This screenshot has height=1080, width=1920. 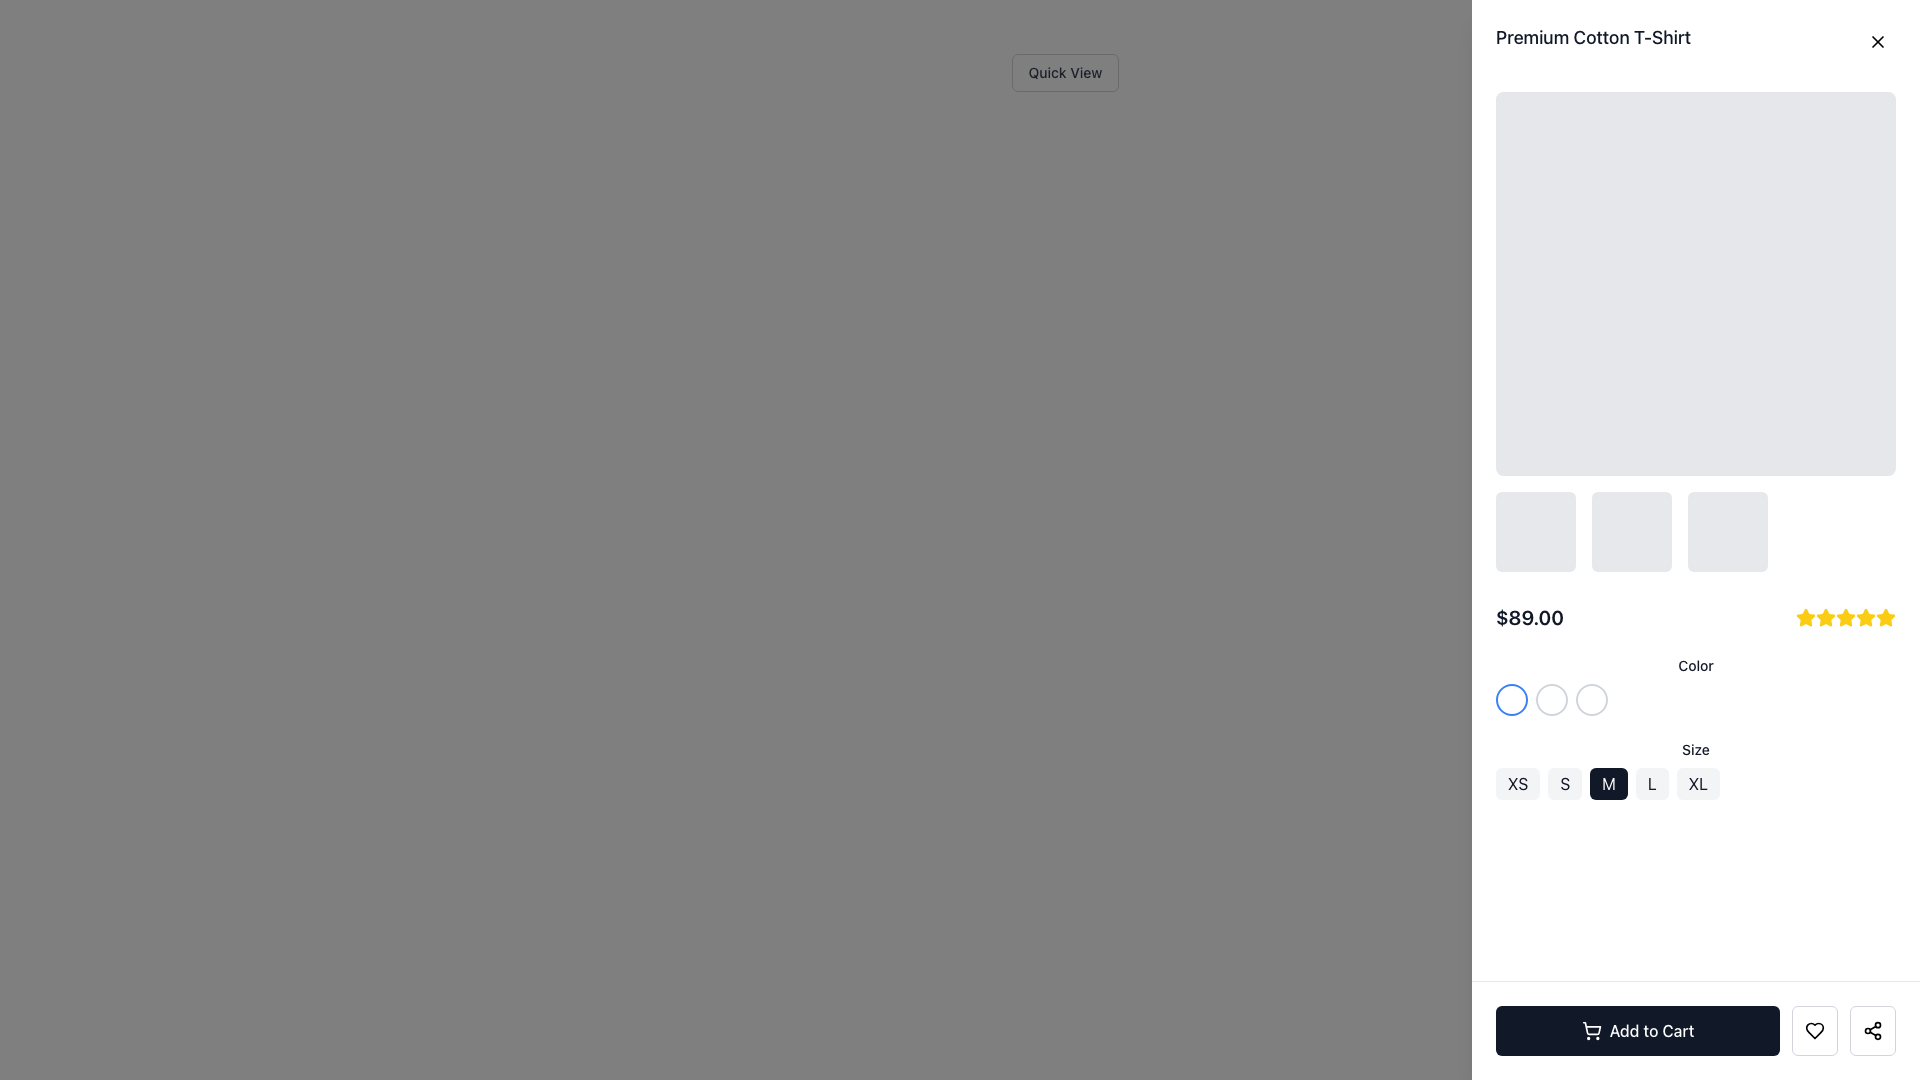 What do you see at coordinates (1064, 72) in the screenshot?
I see `the 'Quick View' button, which is styled with rounded corners and a light background` at bounding box center [1064, 72].